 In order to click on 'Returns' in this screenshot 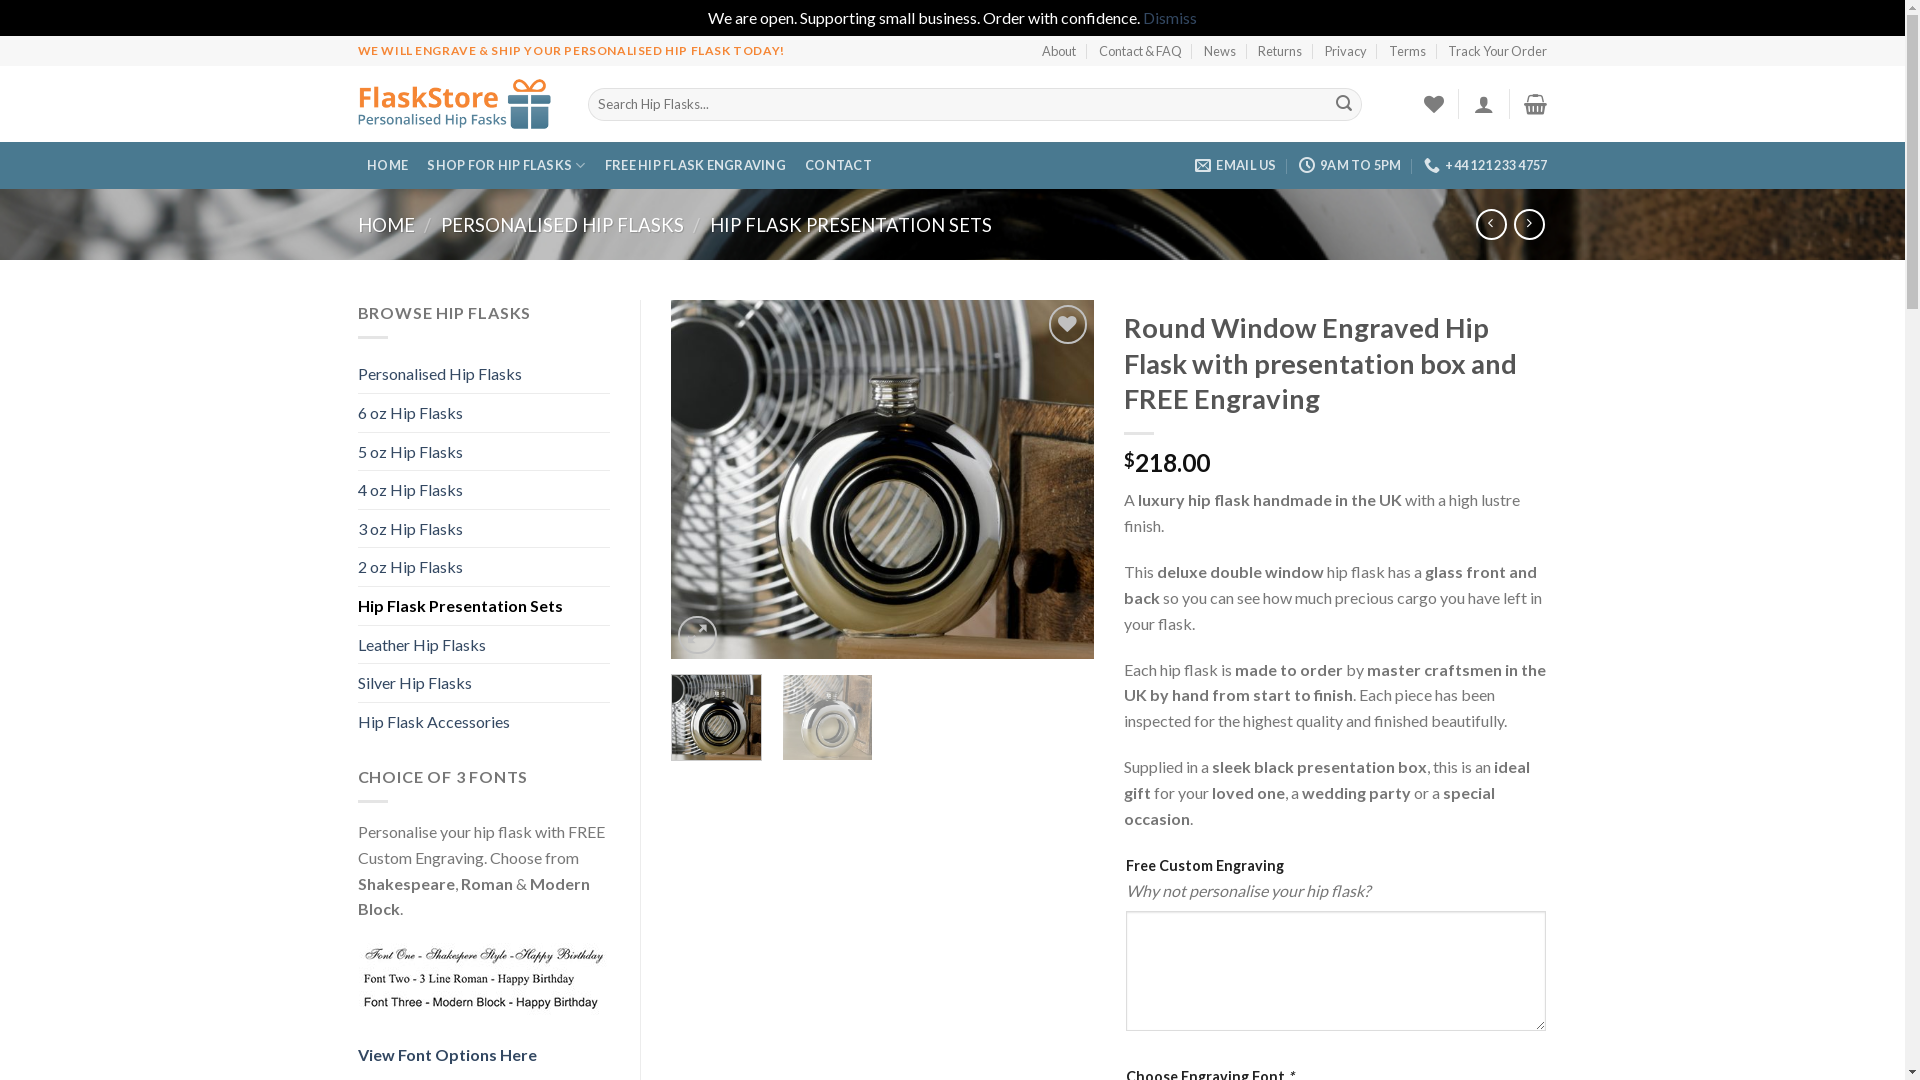, I will do `click(1280, 49)`.